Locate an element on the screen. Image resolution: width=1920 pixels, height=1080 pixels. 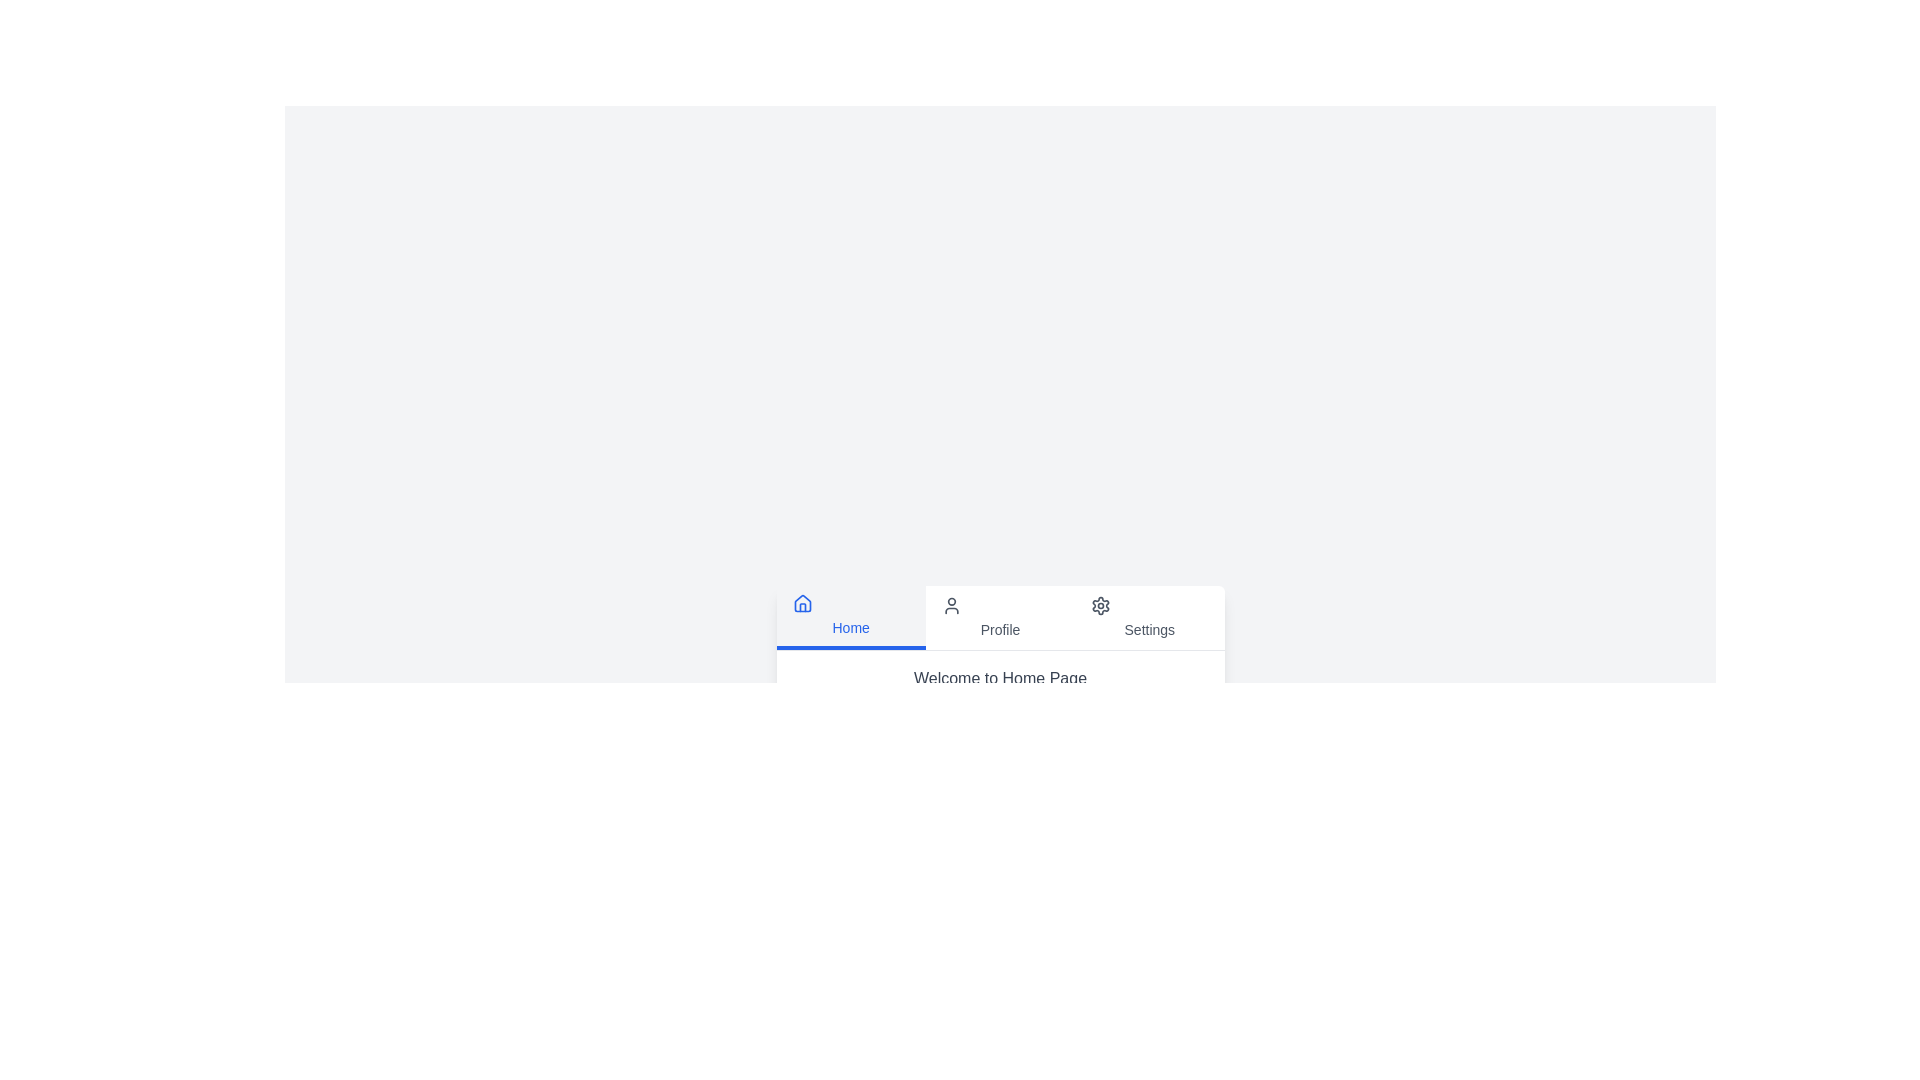
the Profile tab to switch to its view is located at coordinates (999, 616).